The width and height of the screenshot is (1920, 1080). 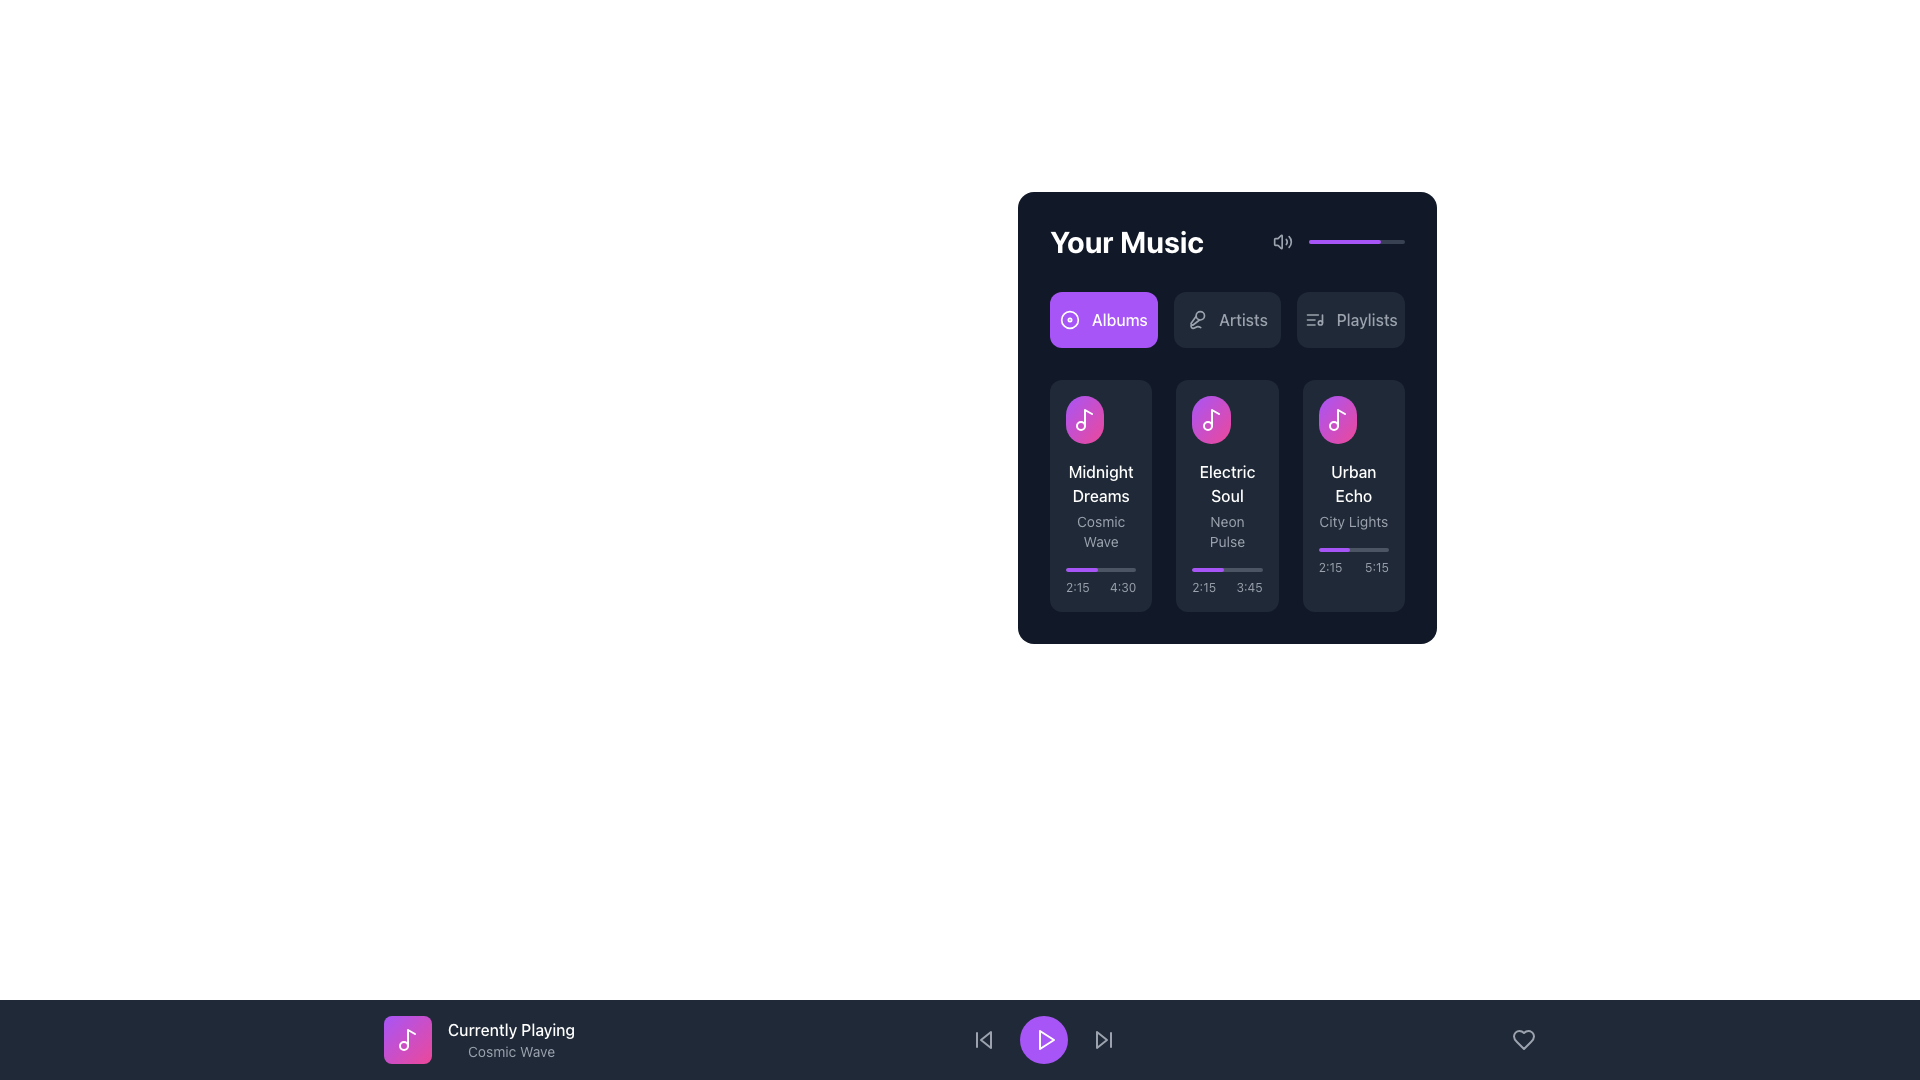 What do you see at coordinates (1084, 419) in the screenshot?
I see `the album icon button representing 'Midnight Dreams' in the 'Your Music' interface, located in the first column of album cards` at bounding box center [1084, 419].